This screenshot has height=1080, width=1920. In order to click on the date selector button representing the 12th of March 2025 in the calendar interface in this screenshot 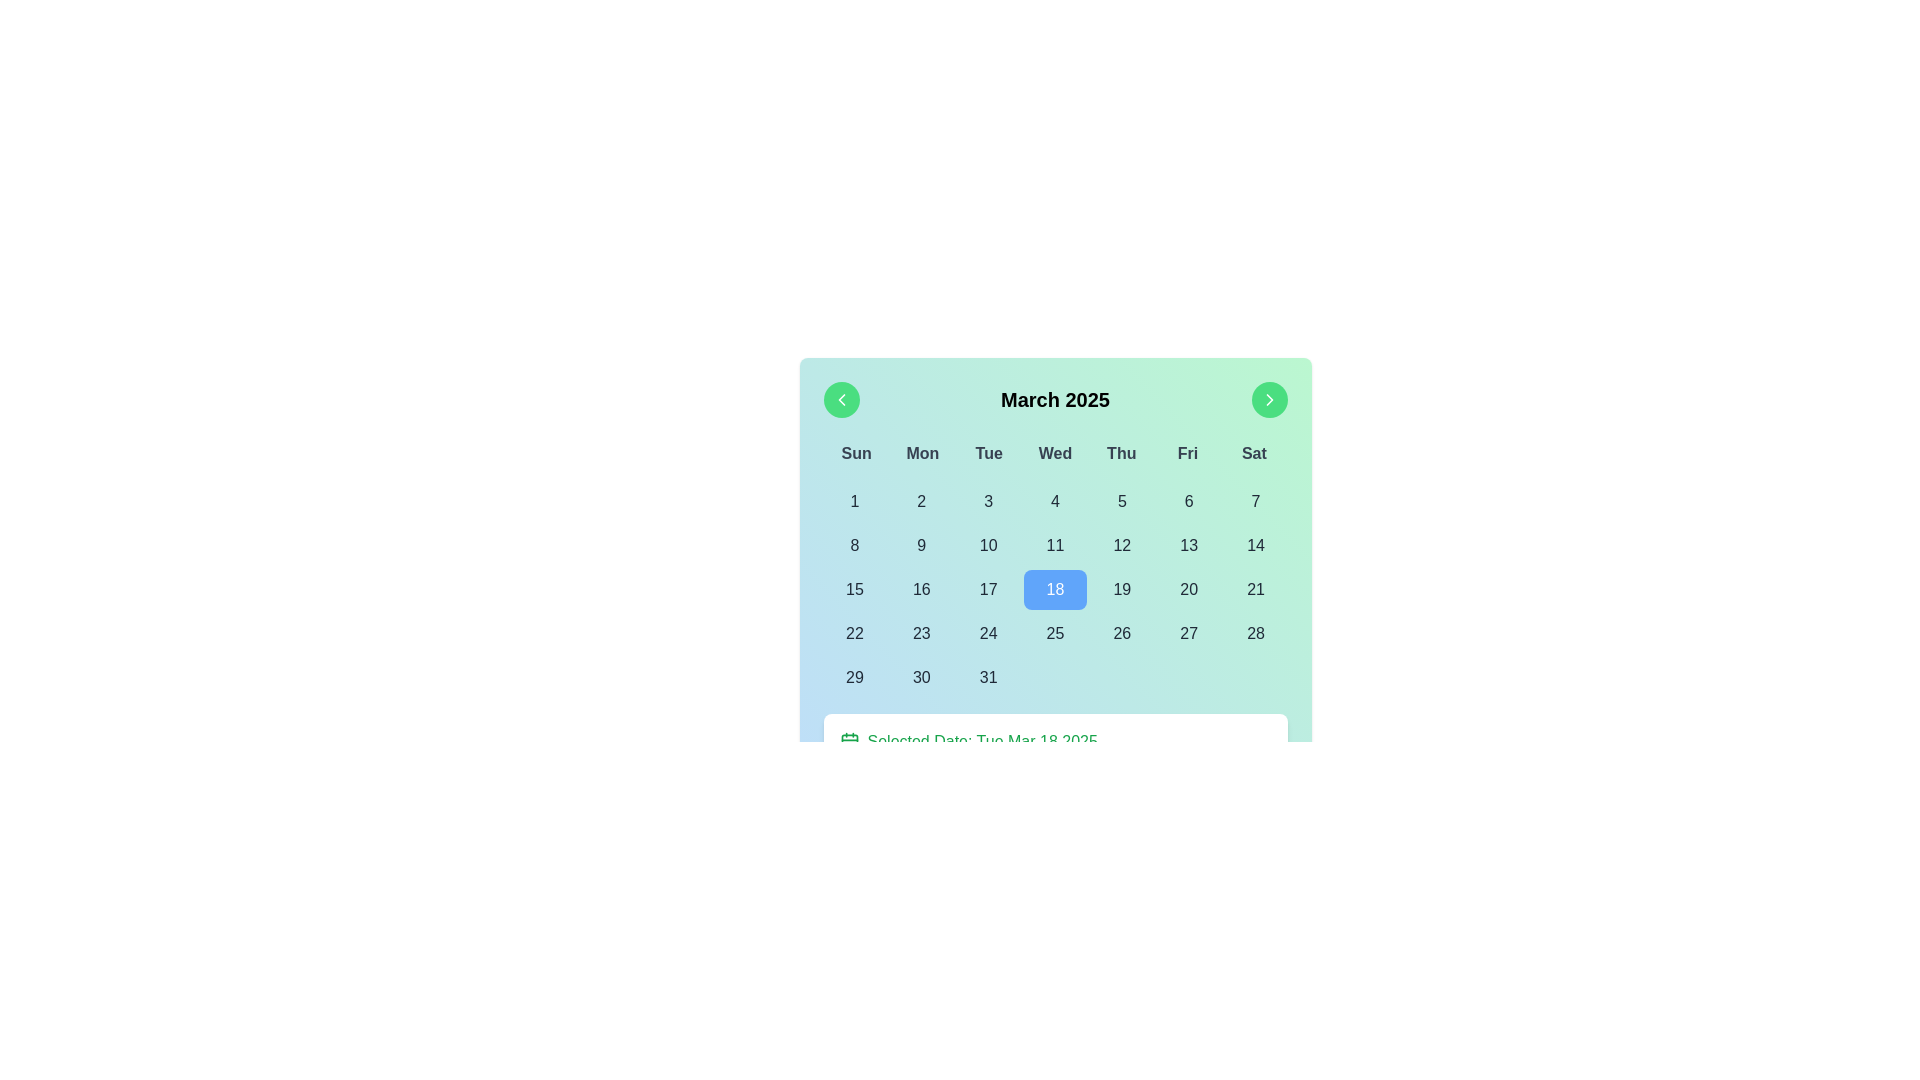, I will do `click(1122, 546)`.